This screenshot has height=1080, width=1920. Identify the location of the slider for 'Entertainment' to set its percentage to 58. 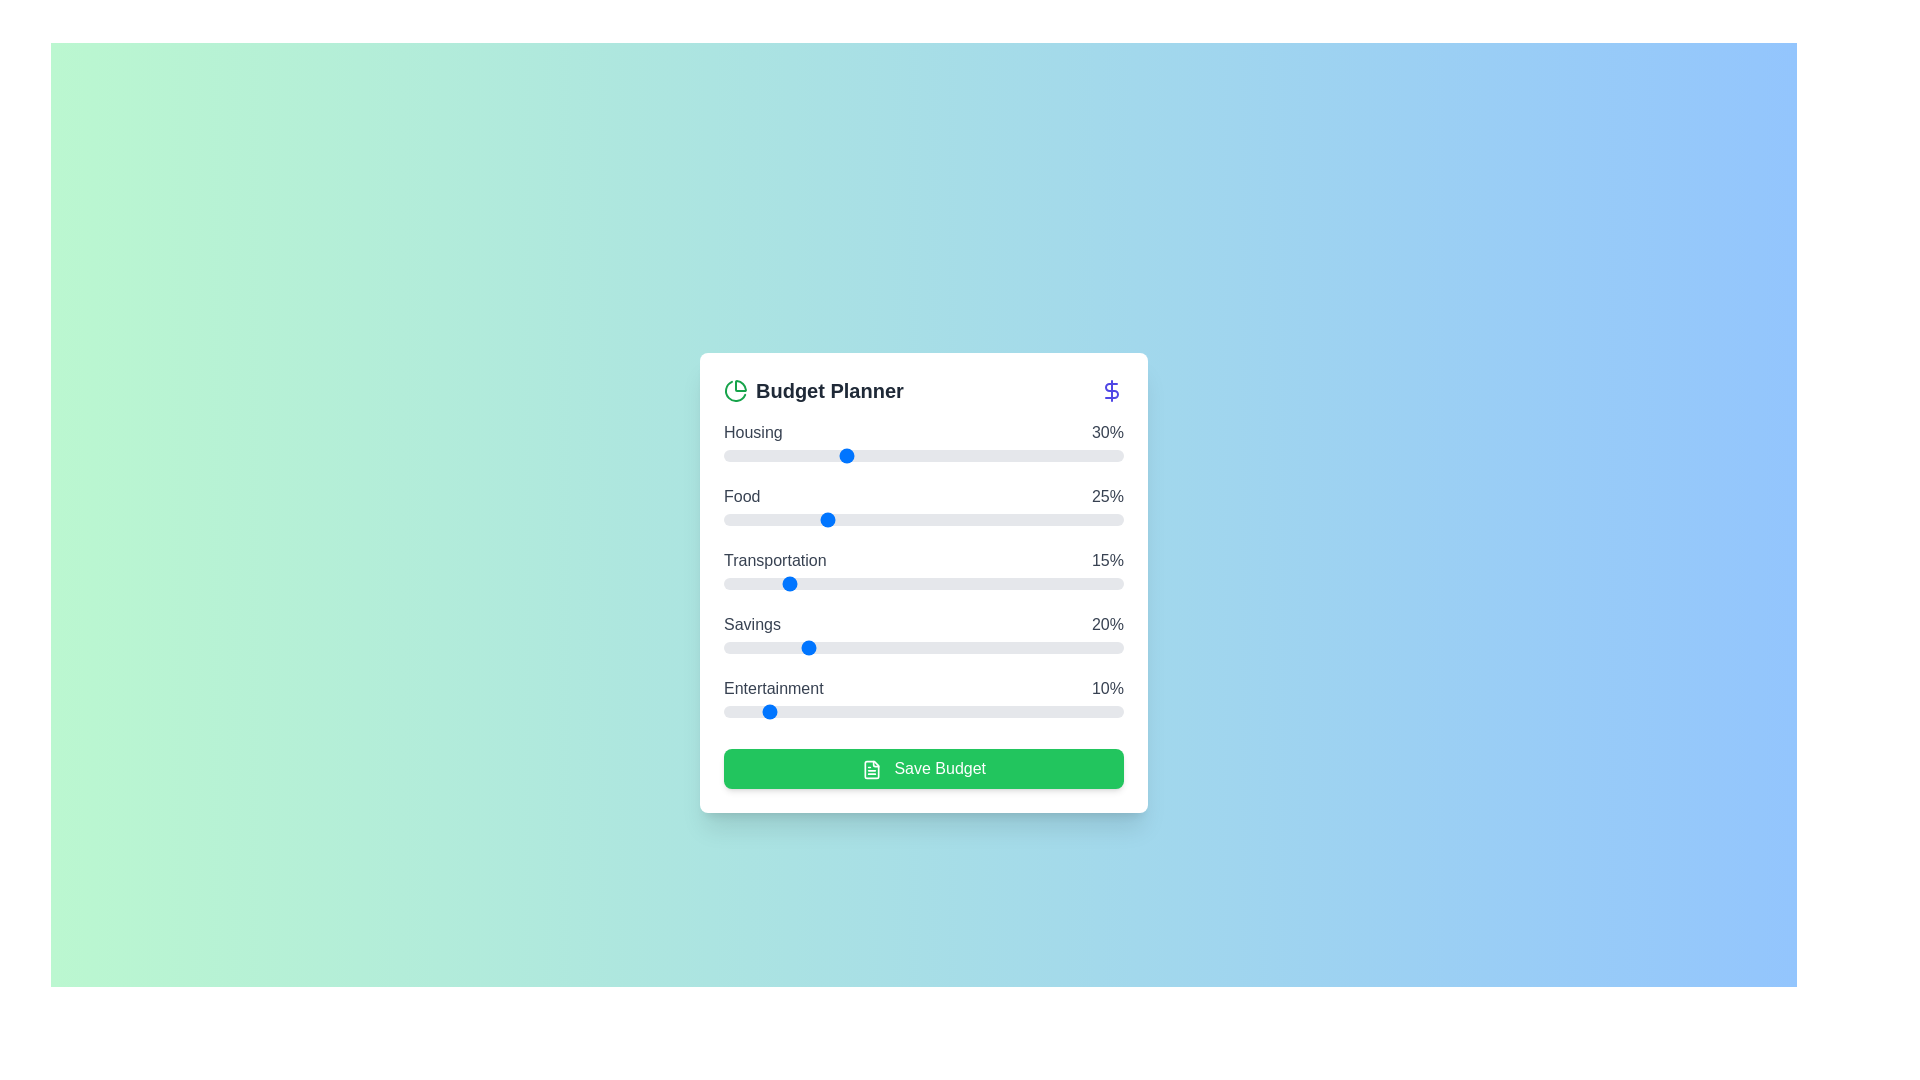
(954, 711).